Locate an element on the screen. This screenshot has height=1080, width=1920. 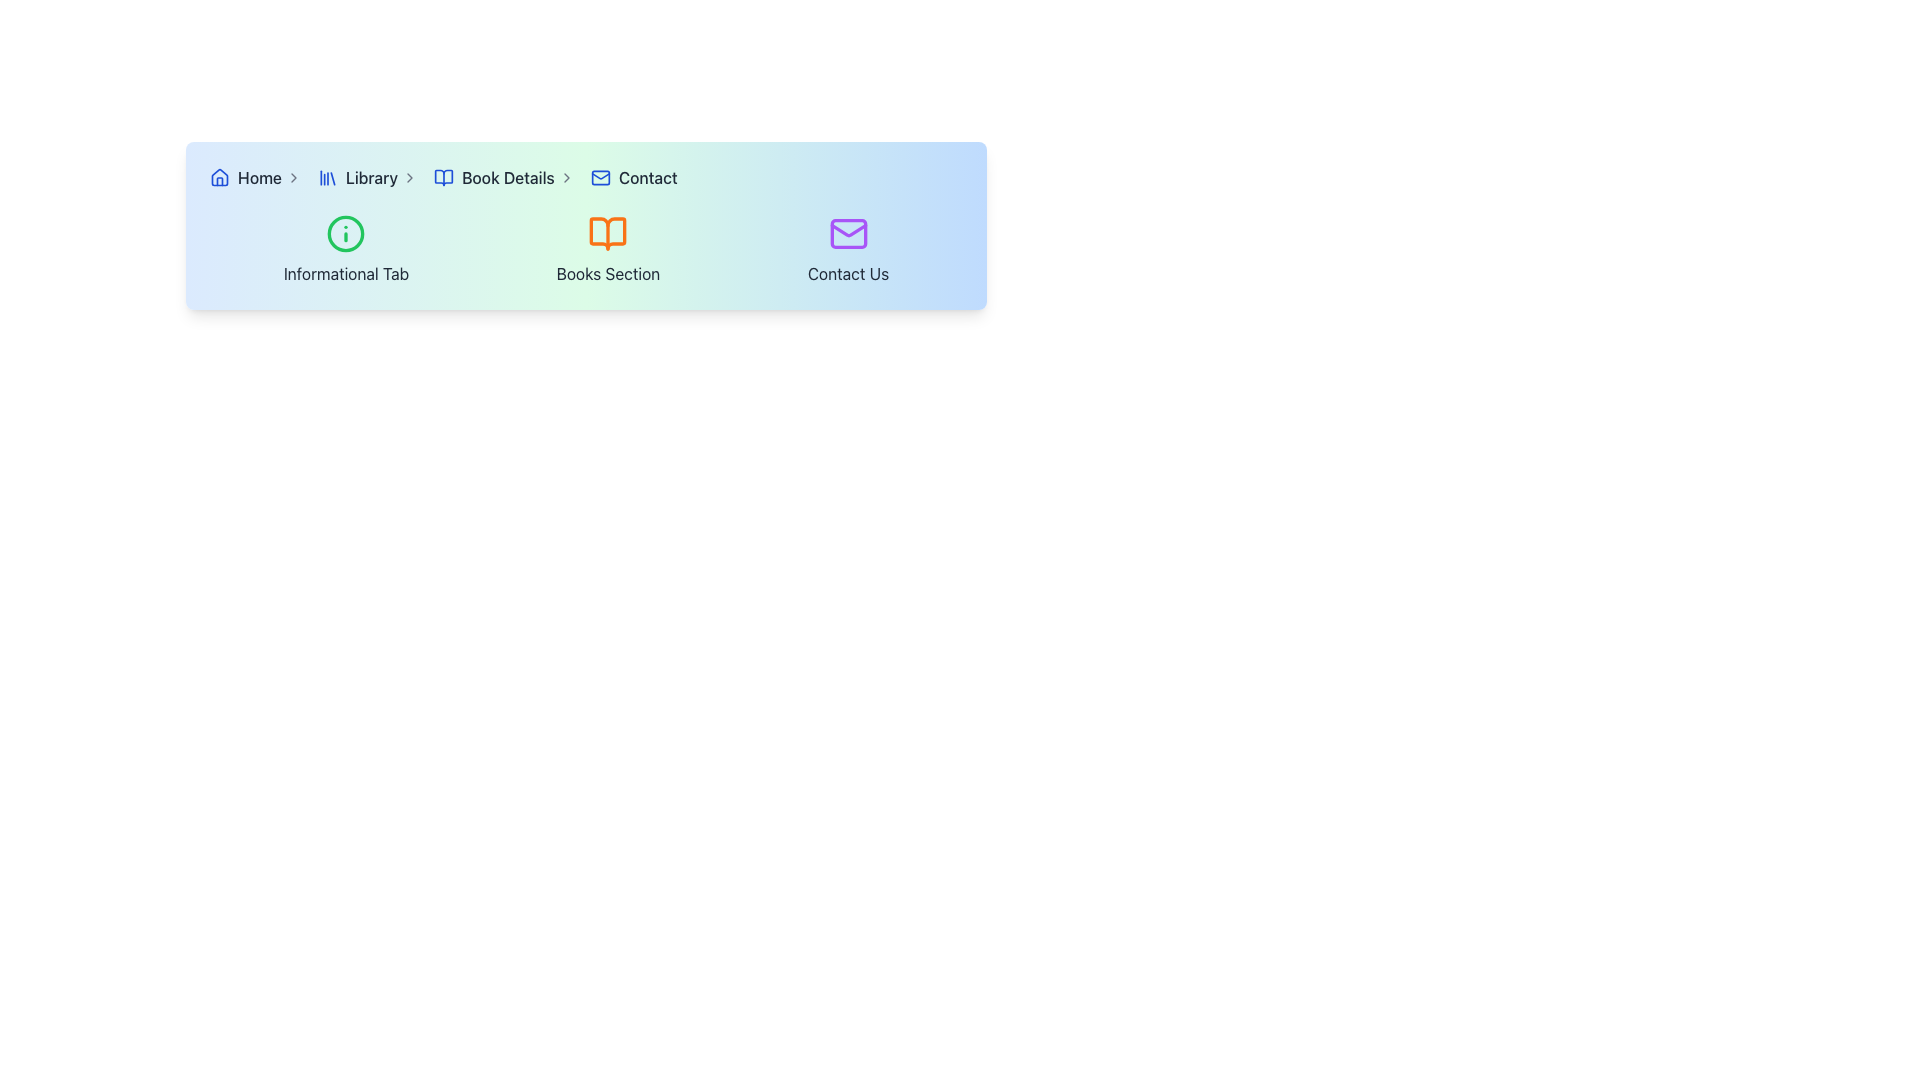
the 'Contact Us' button, which features a purple mail envelope icon and dark gray text is located at coordinates (848, 249).